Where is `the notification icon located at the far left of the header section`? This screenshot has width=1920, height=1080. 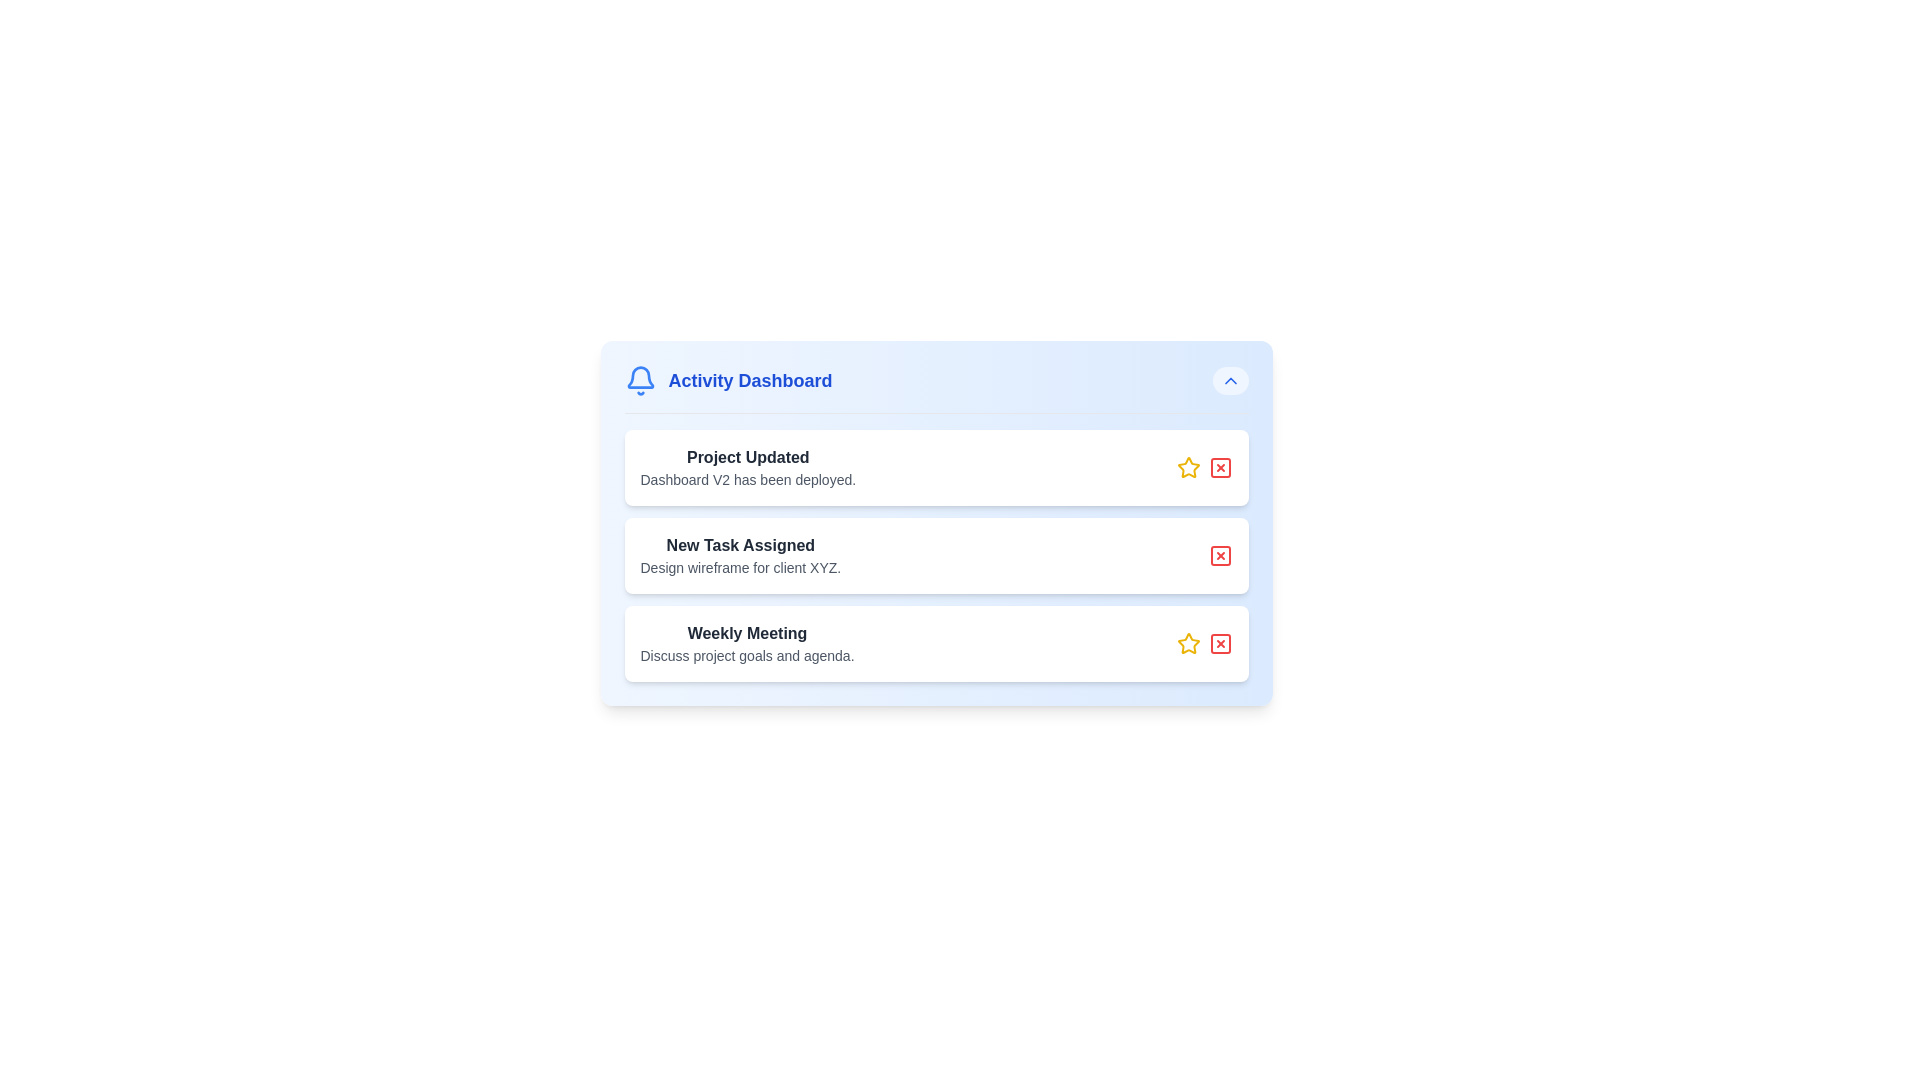 the notification icon located at the far left of the header section is located at coordinates (640, 381).